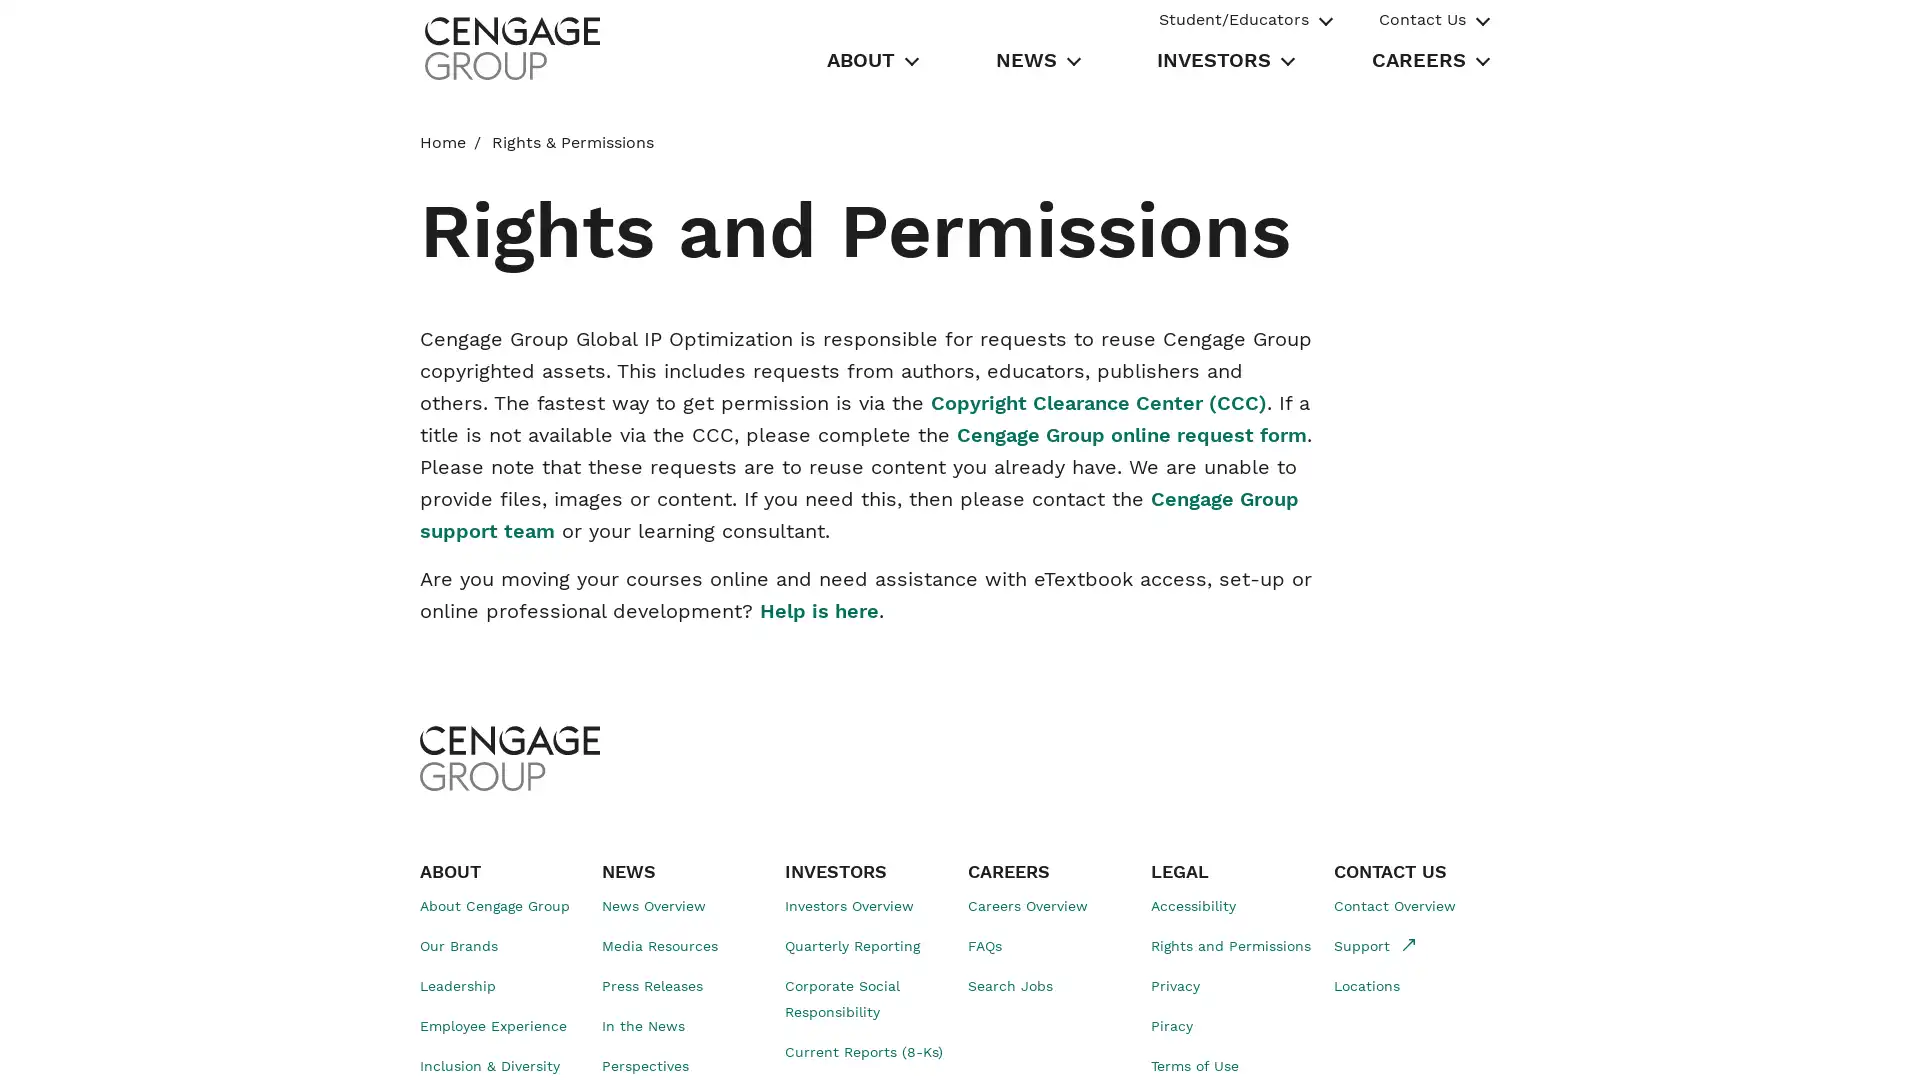  Describe the element at coordinates (1398, 1041) in the screenshot. I see `Manage Options` at that location.